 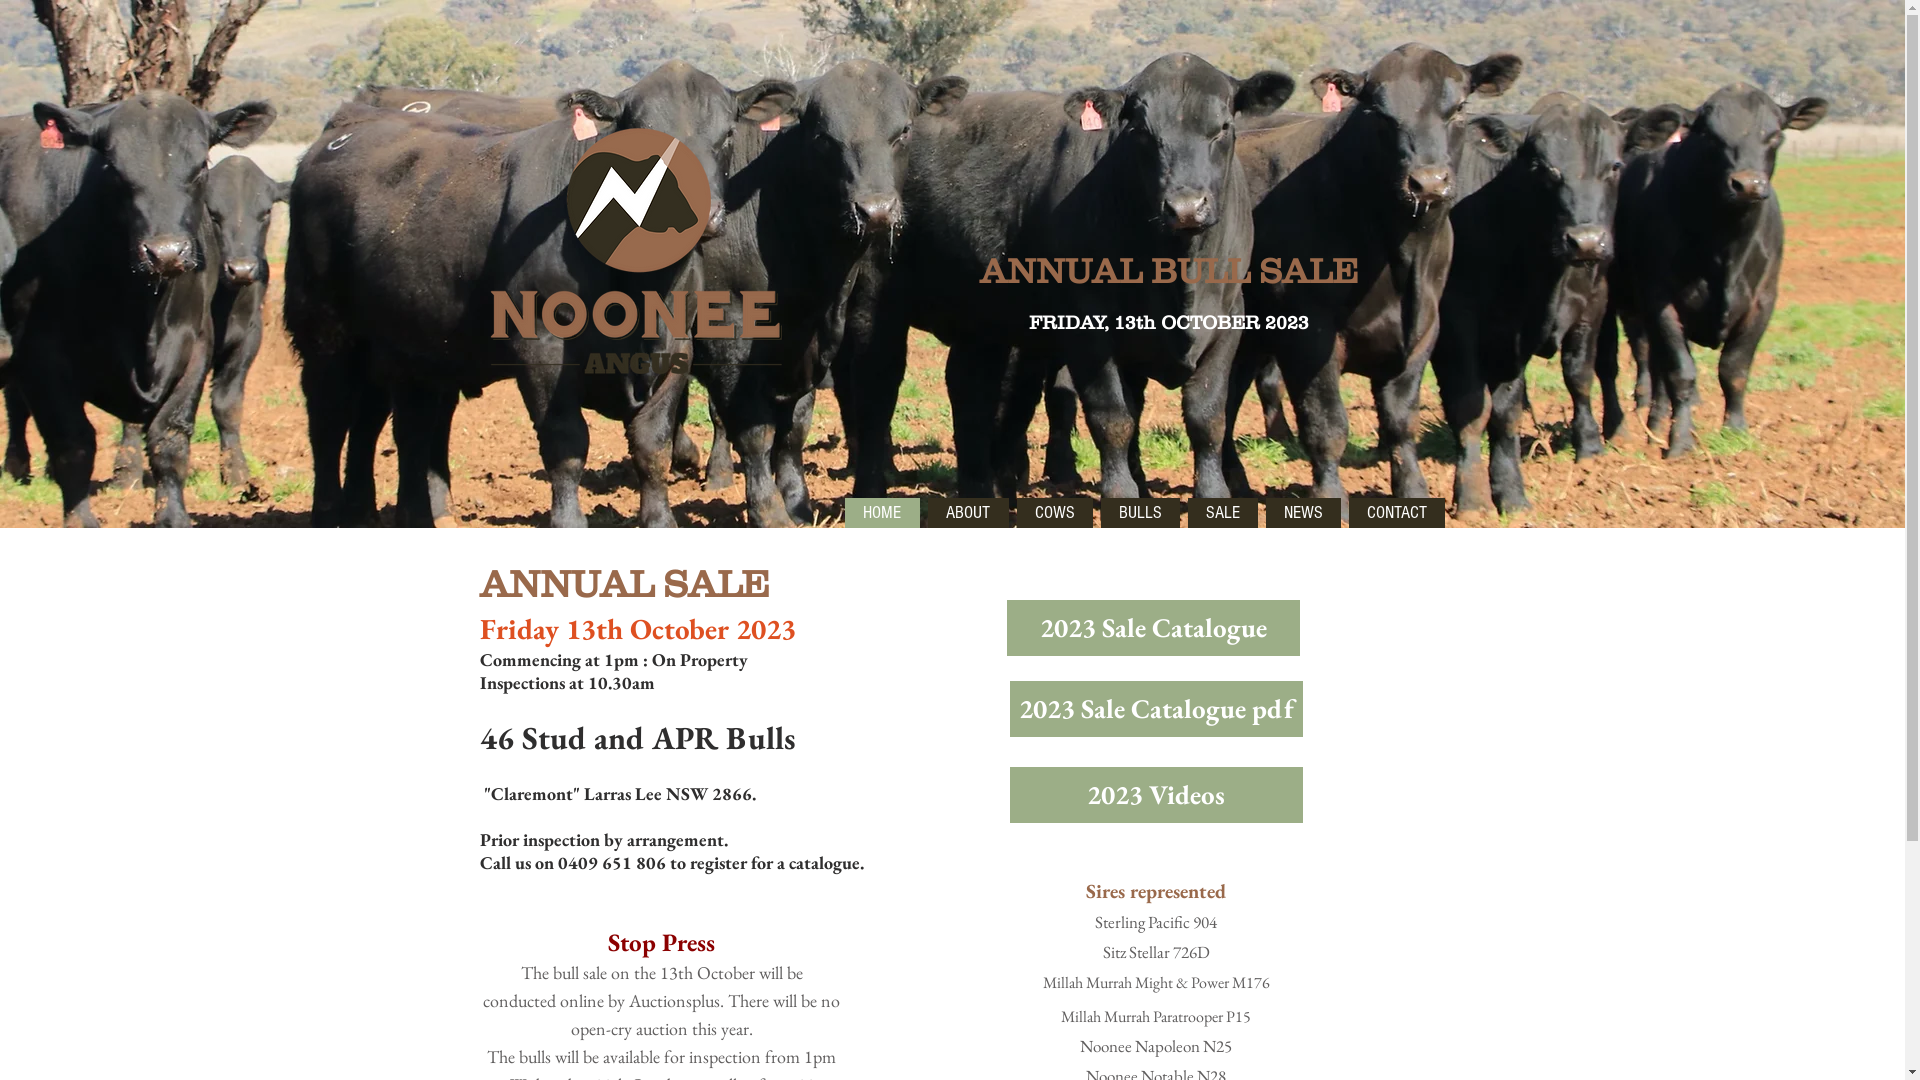 I want to click on 'NEWS', so click(x=1303, y=512).